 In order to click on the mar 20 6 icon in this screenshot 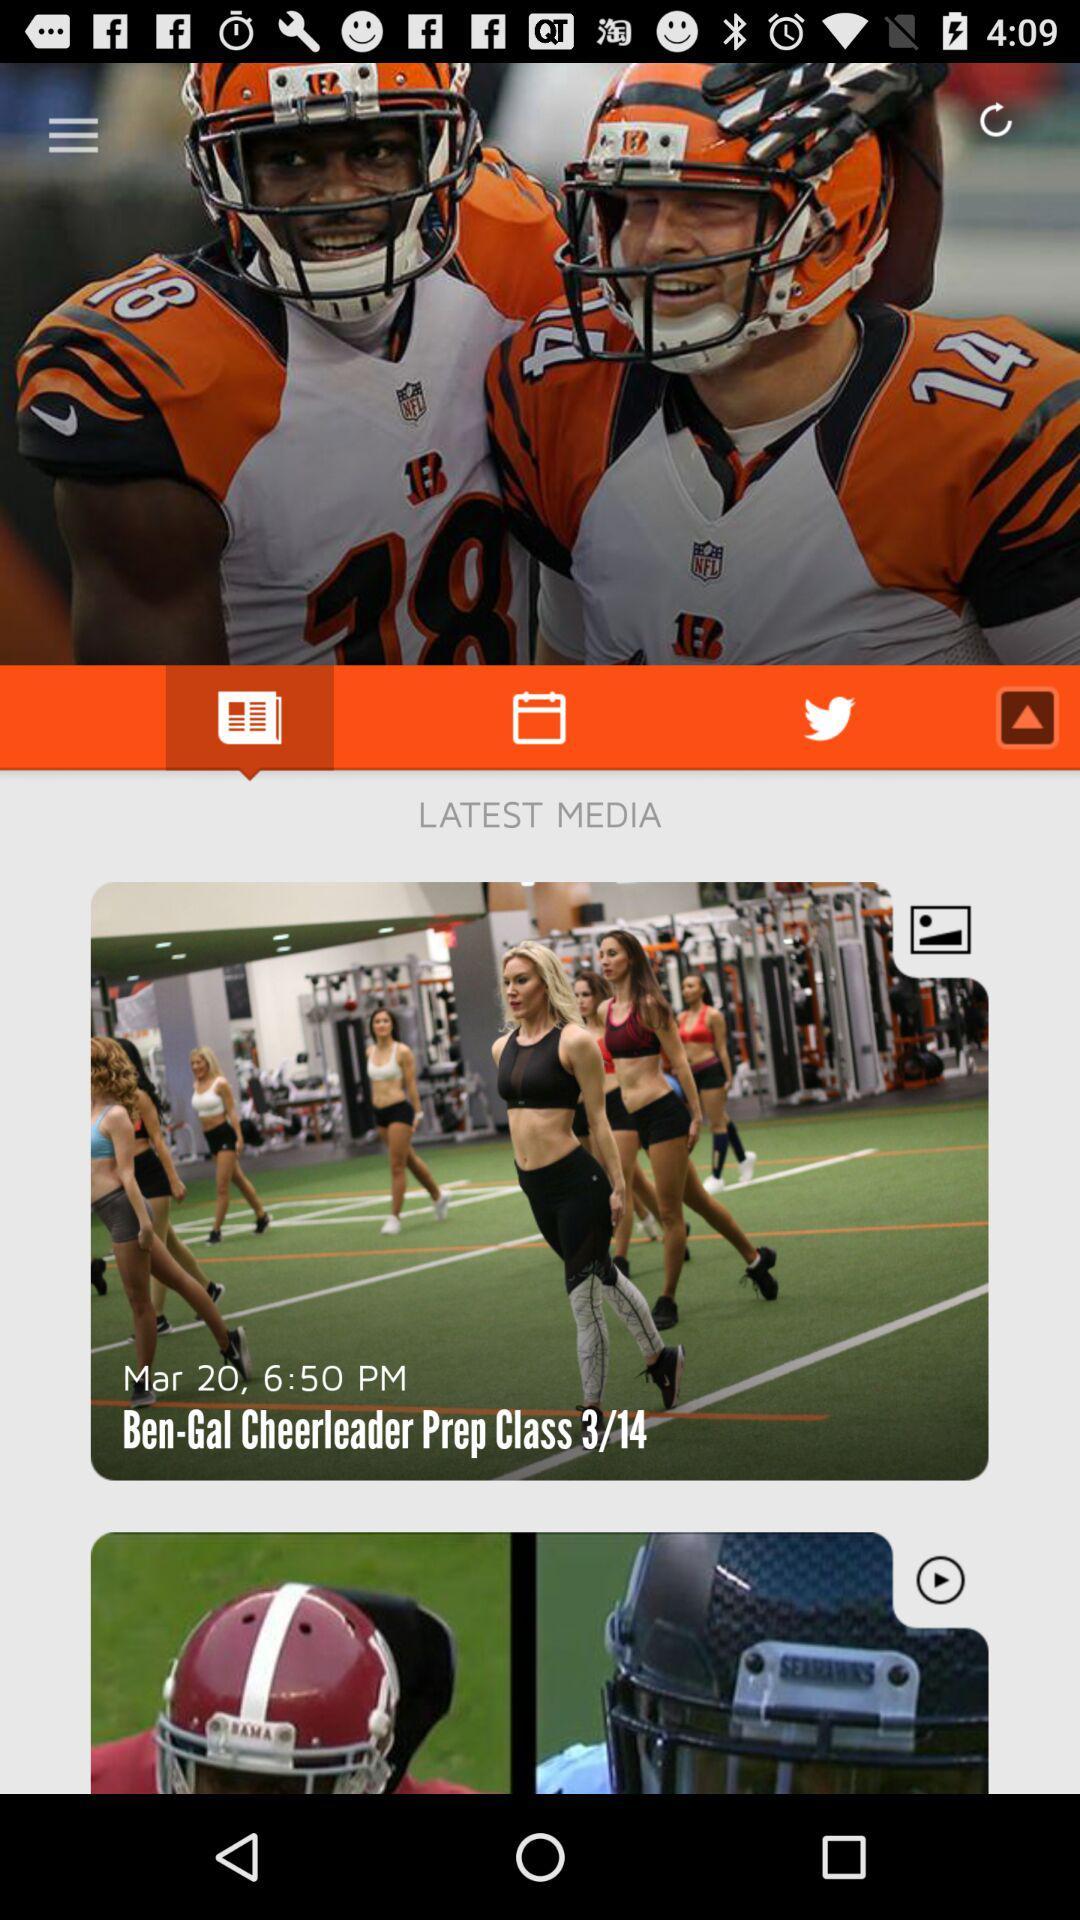, I will do `click(264, 1375)`.